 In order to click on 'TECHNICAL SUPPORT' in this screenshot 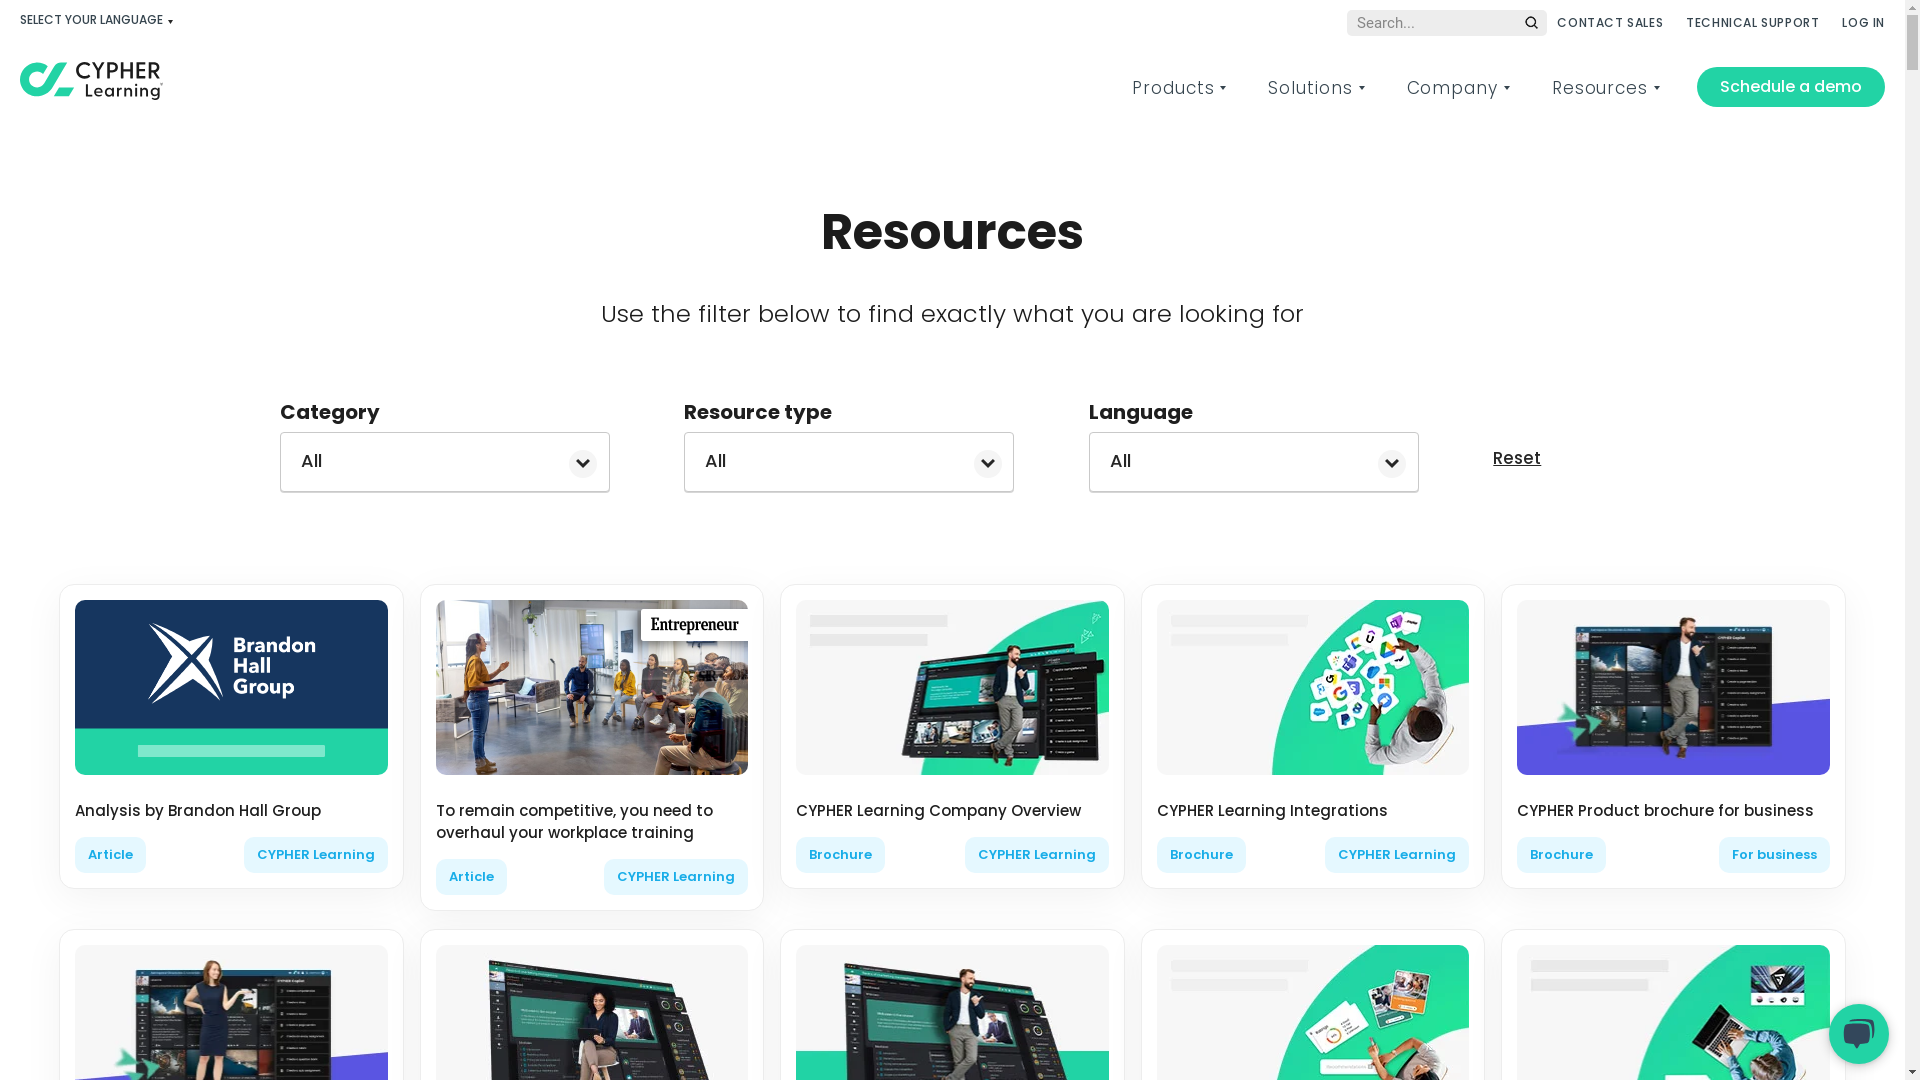, I will do `click(1751, 22)`.